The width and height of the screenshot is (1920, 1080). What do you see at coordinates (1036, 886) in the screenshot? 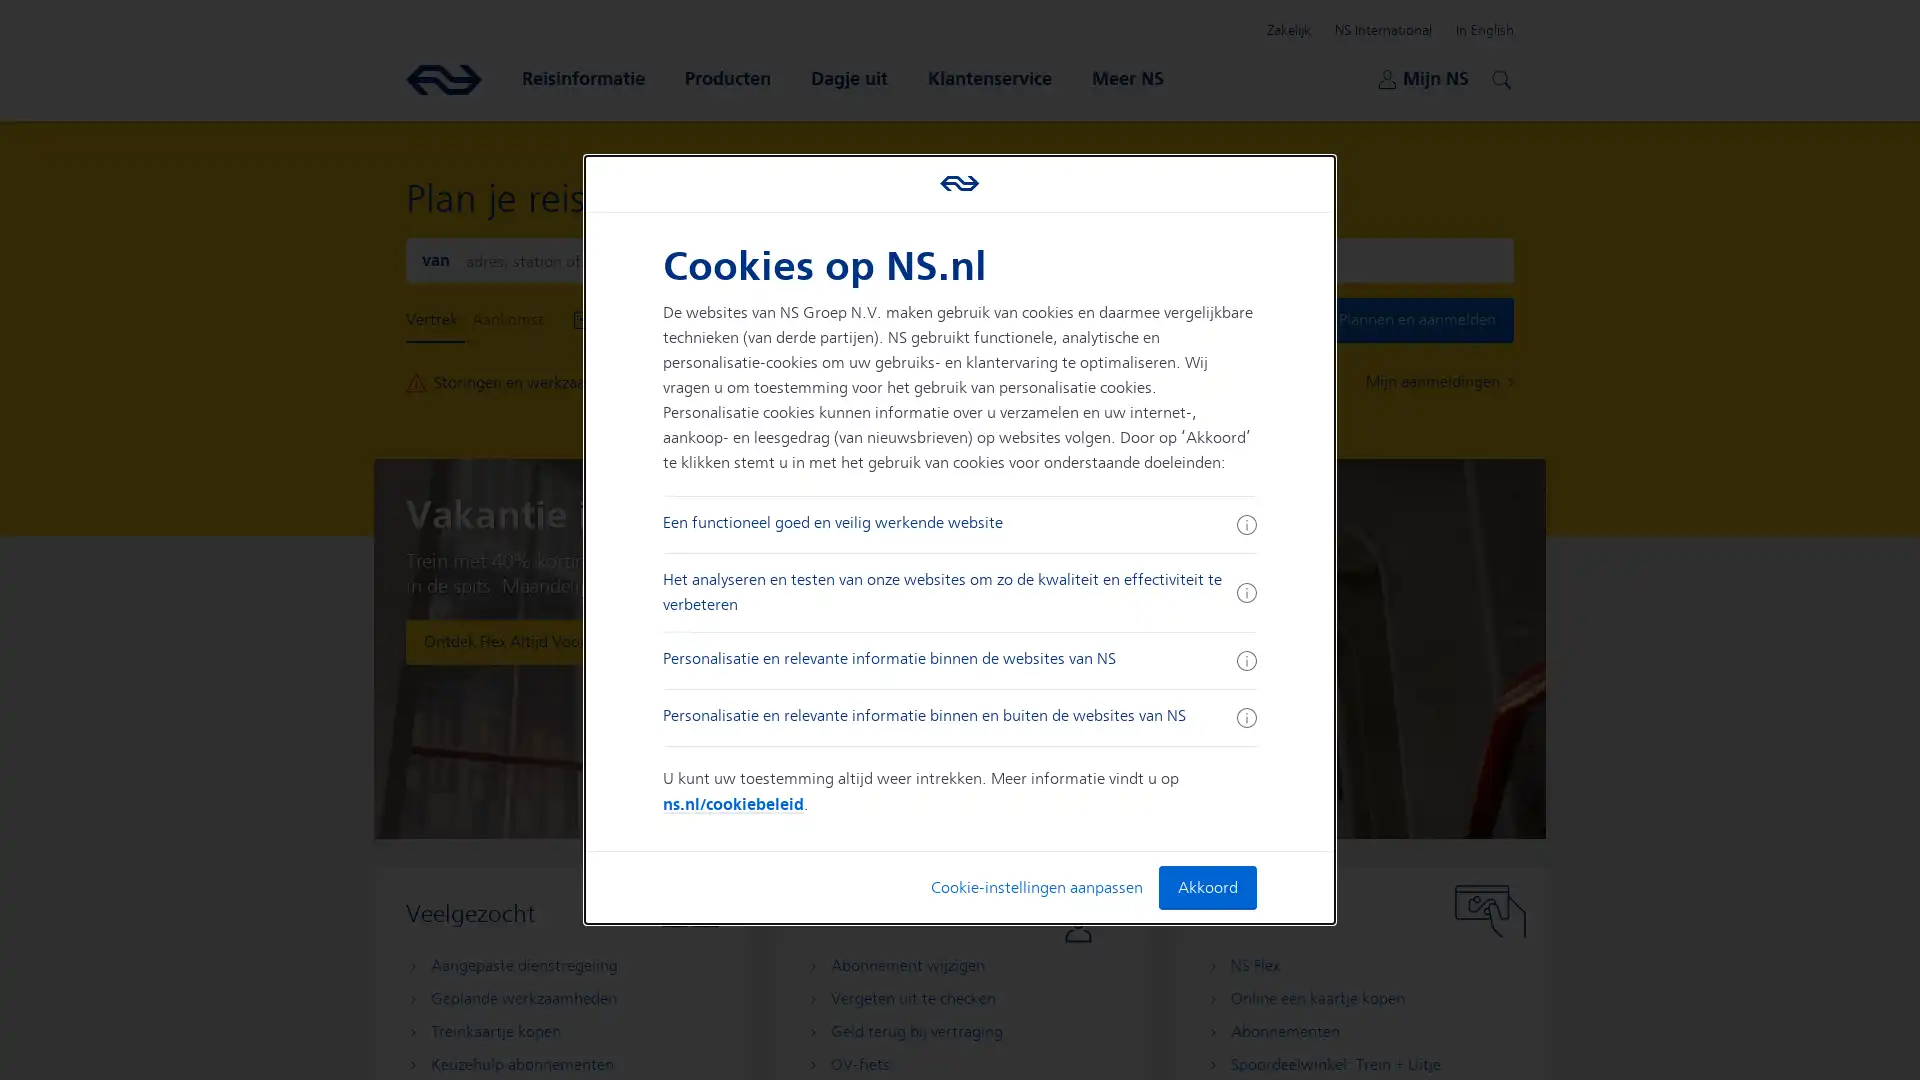
I see `Cookie-instellingen aanpassen` at bounding box center [1036, 886].